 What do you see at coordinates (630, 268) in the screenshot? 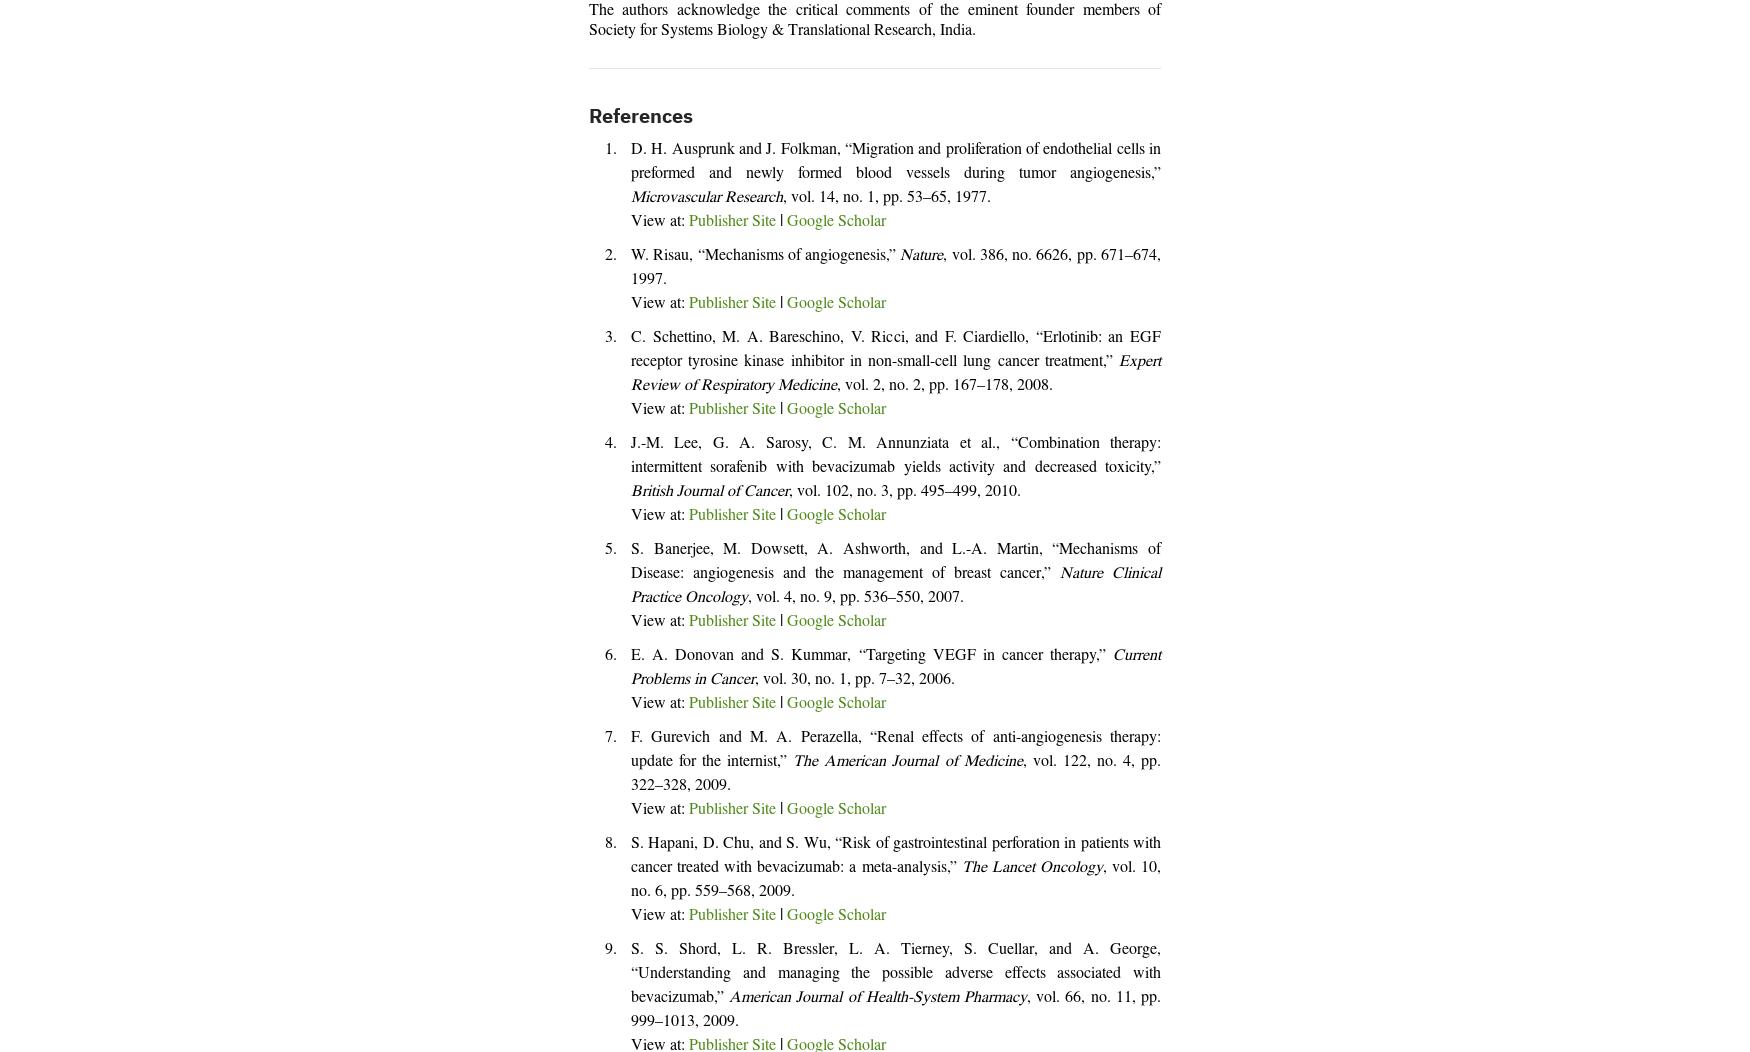
I see `', vol. 386, no. 6626, pp. 671–674, 1997.'` at bounding box center [630, 268].